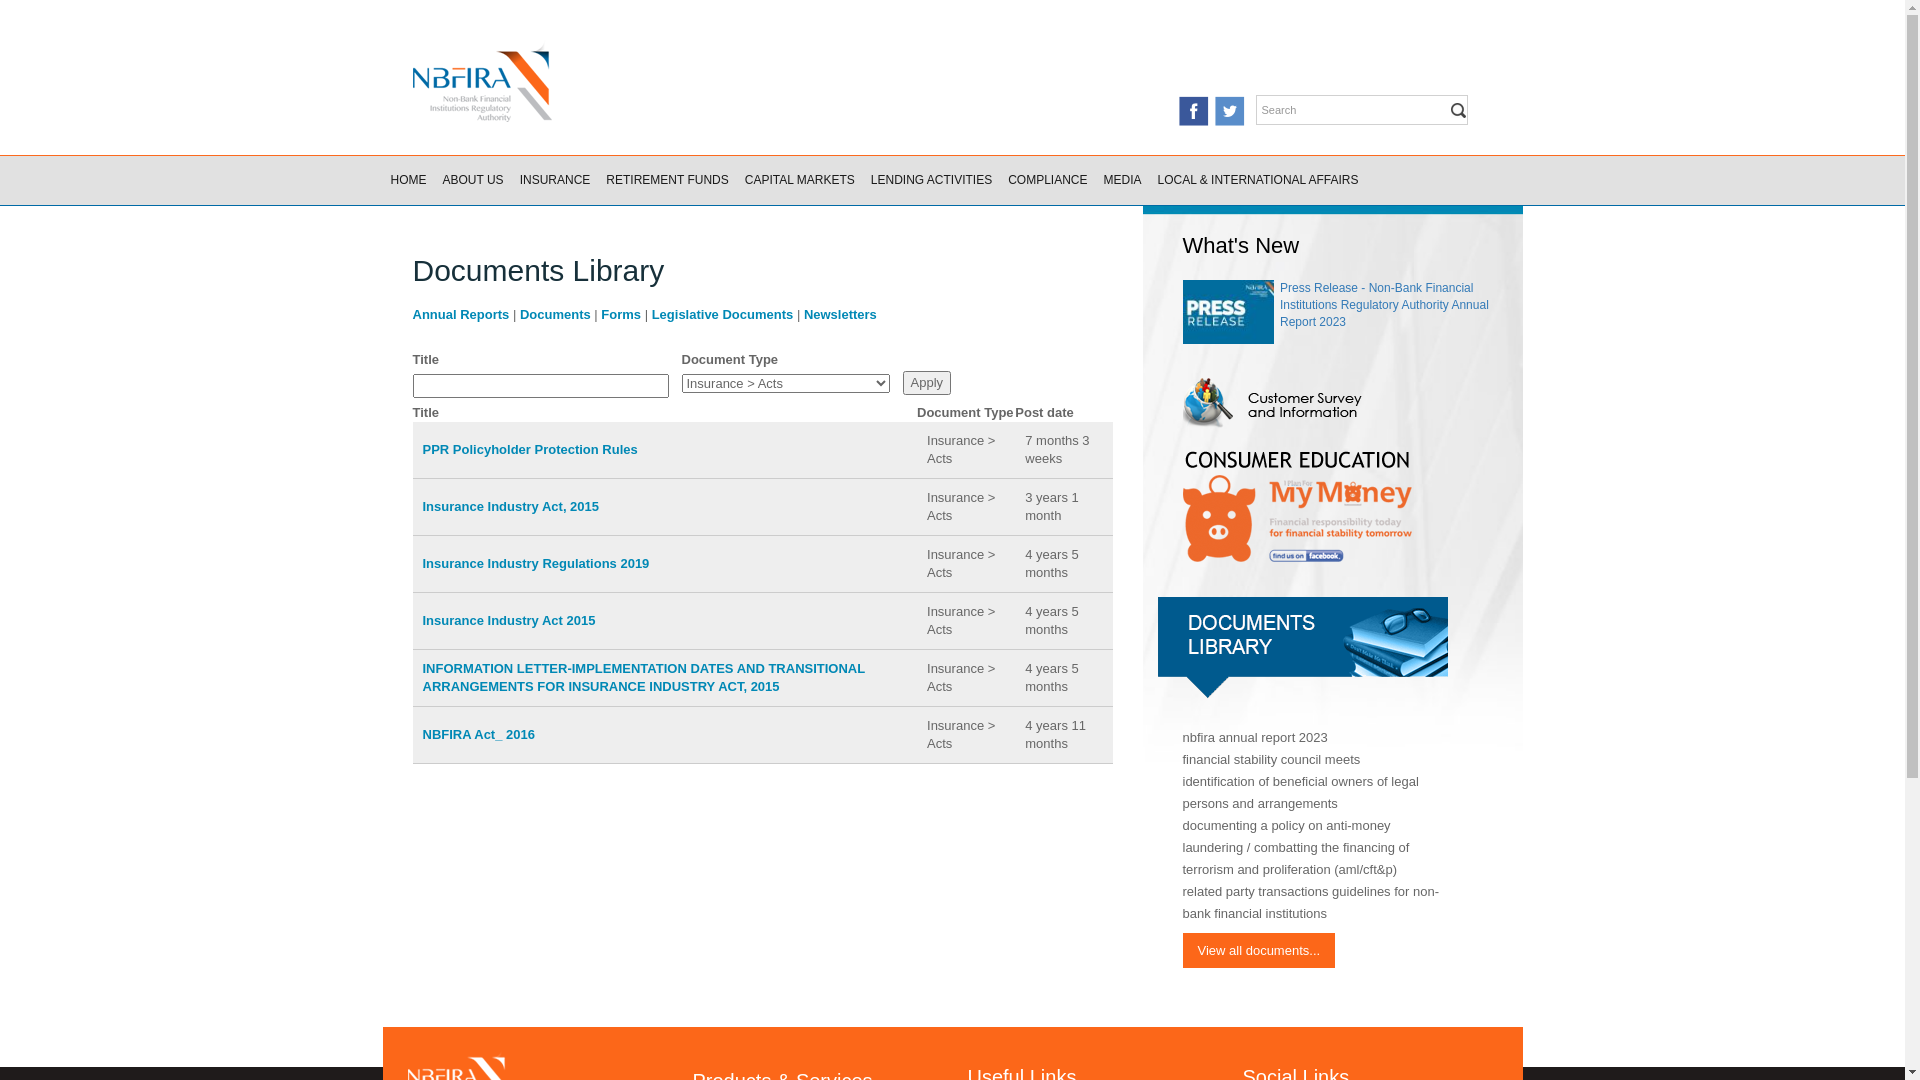 This screenshot has width=1920, height=1080. What do you see at coordinates (1257, 949) in the screenshot?
I see `'View all documents...'` at bounding box center [1257, 949].